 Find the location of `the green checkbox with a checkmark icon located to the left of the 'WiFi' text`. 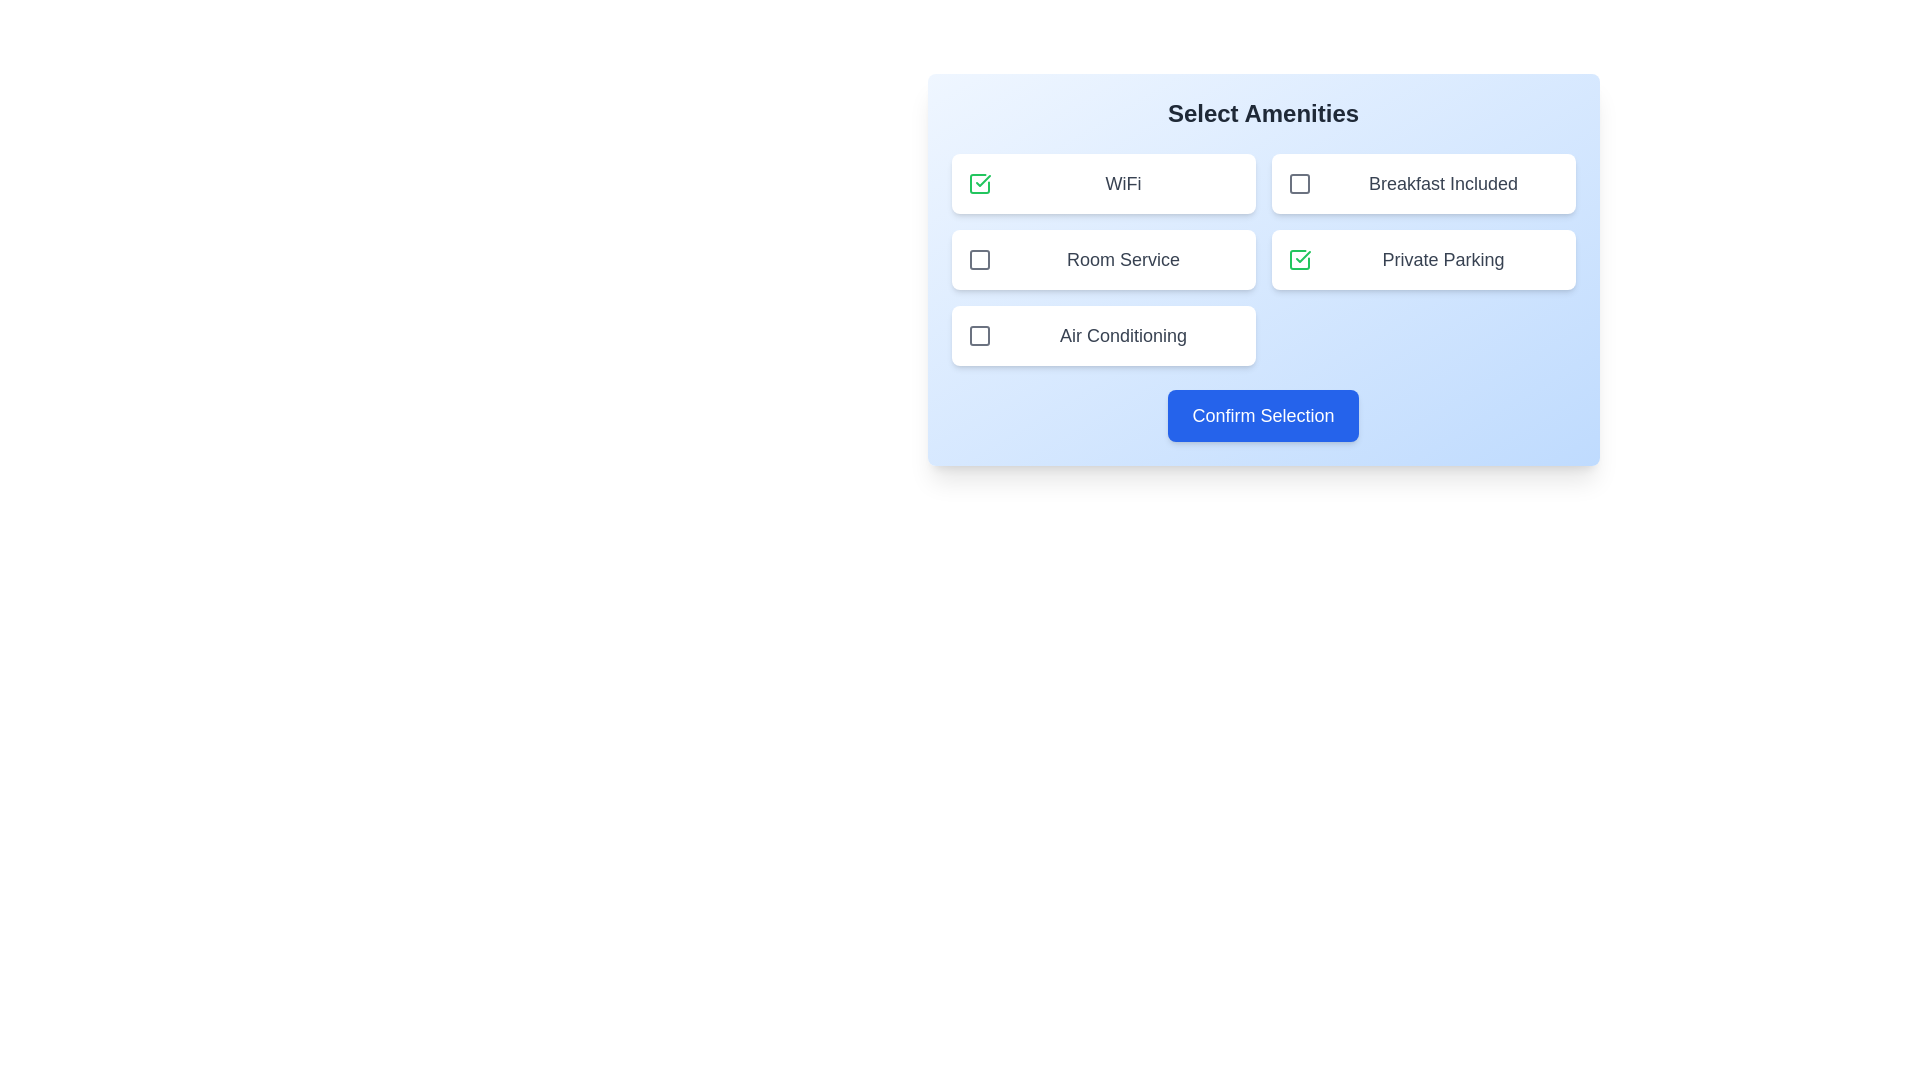

the green checkbox with a checkmark icon located to the left of the 'WiFi' text is located at coordinates (979, 184).